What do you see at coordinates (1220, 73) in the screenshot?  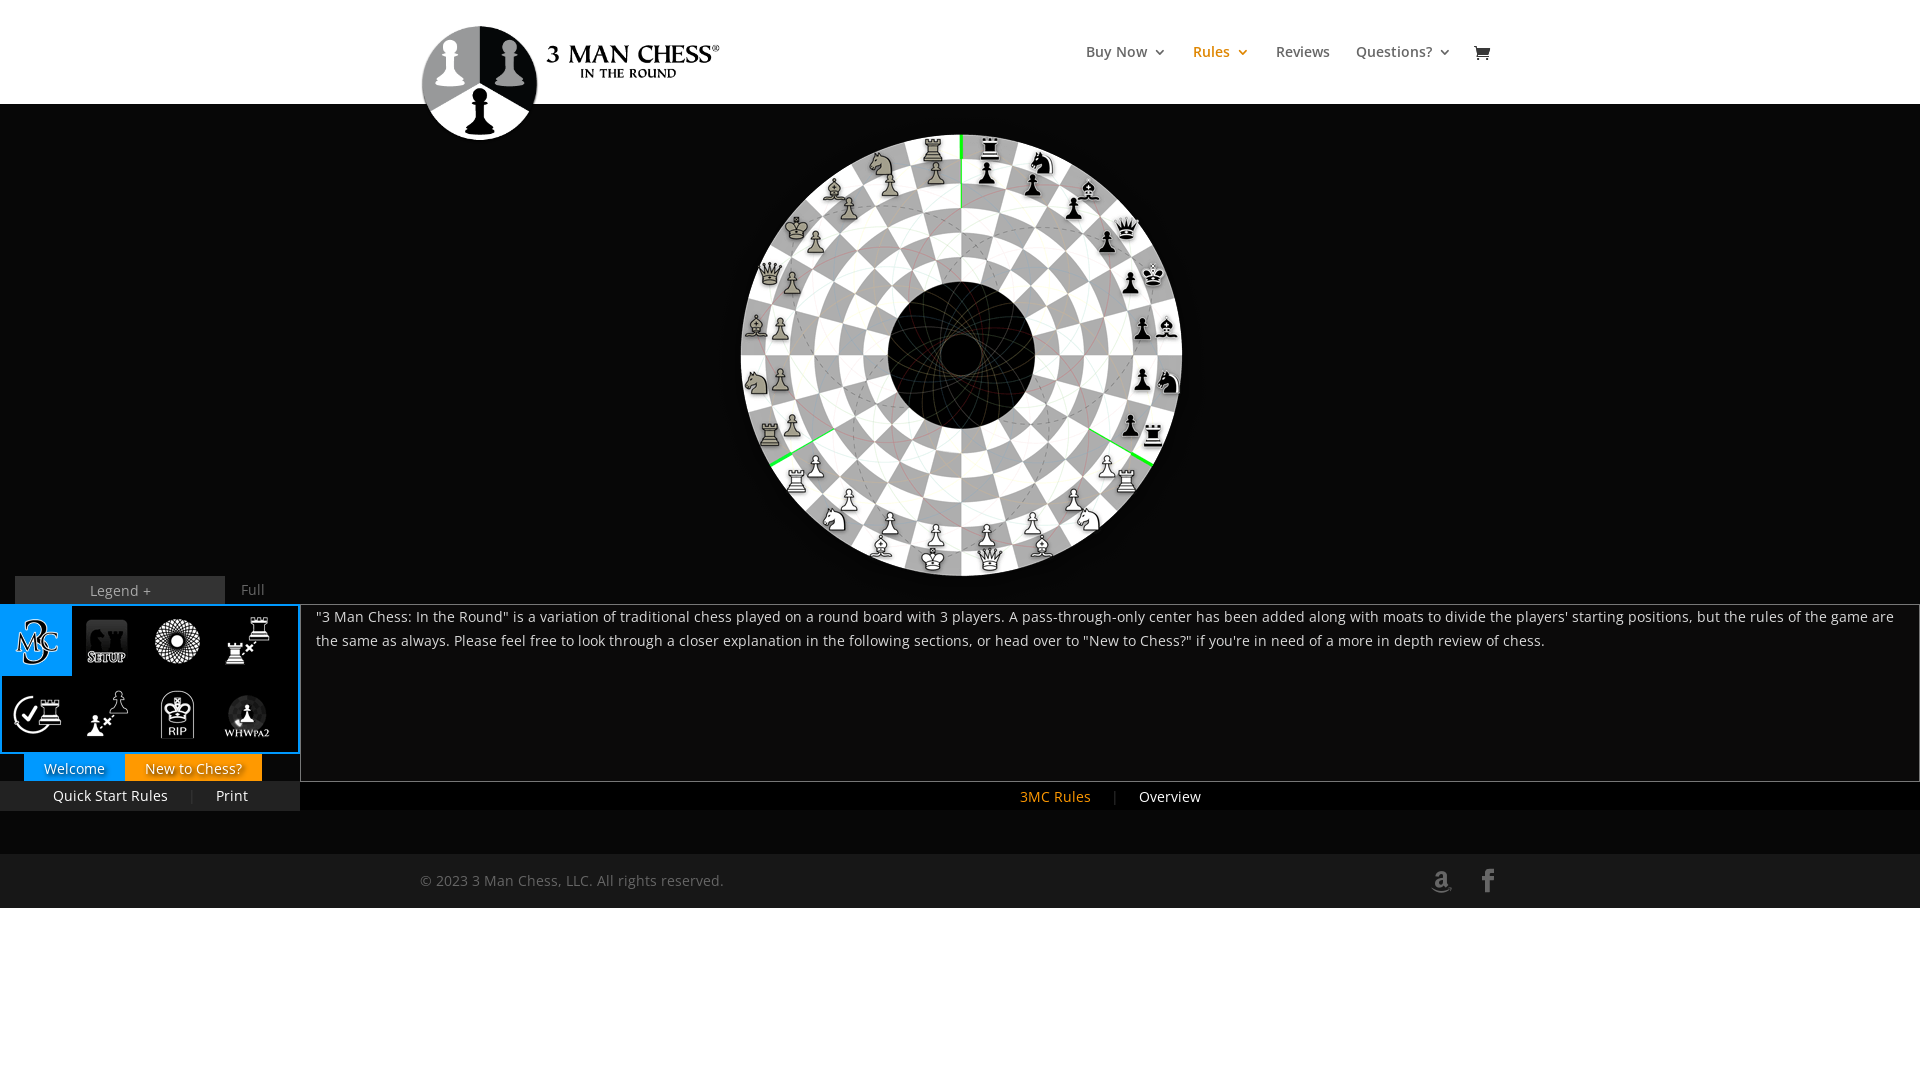 I see `'Rules'` at bounding box center [1220, 73].